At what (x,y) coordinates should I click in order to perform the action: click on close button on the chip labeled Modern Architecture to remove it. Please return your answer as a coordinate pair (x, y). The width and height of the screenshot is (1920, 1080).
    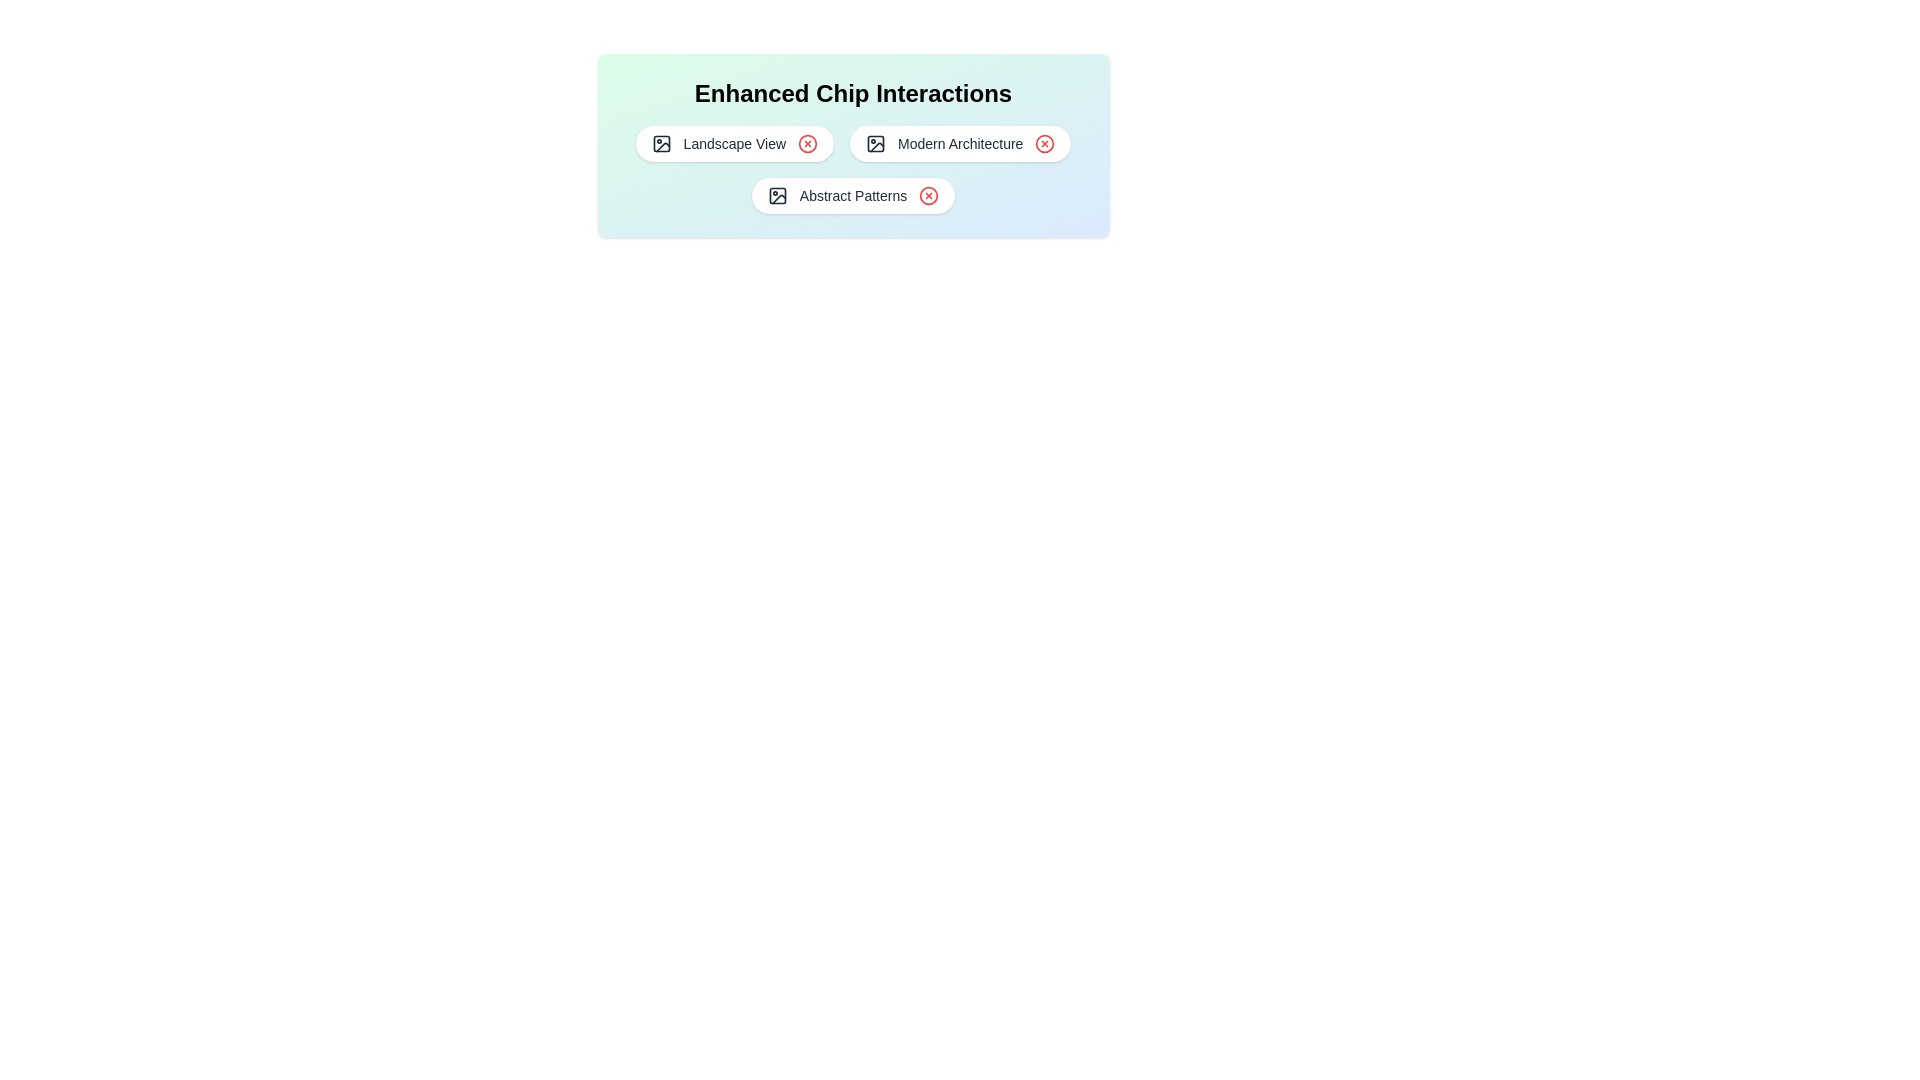
    Looking at the image, I should click on (1044, 142).